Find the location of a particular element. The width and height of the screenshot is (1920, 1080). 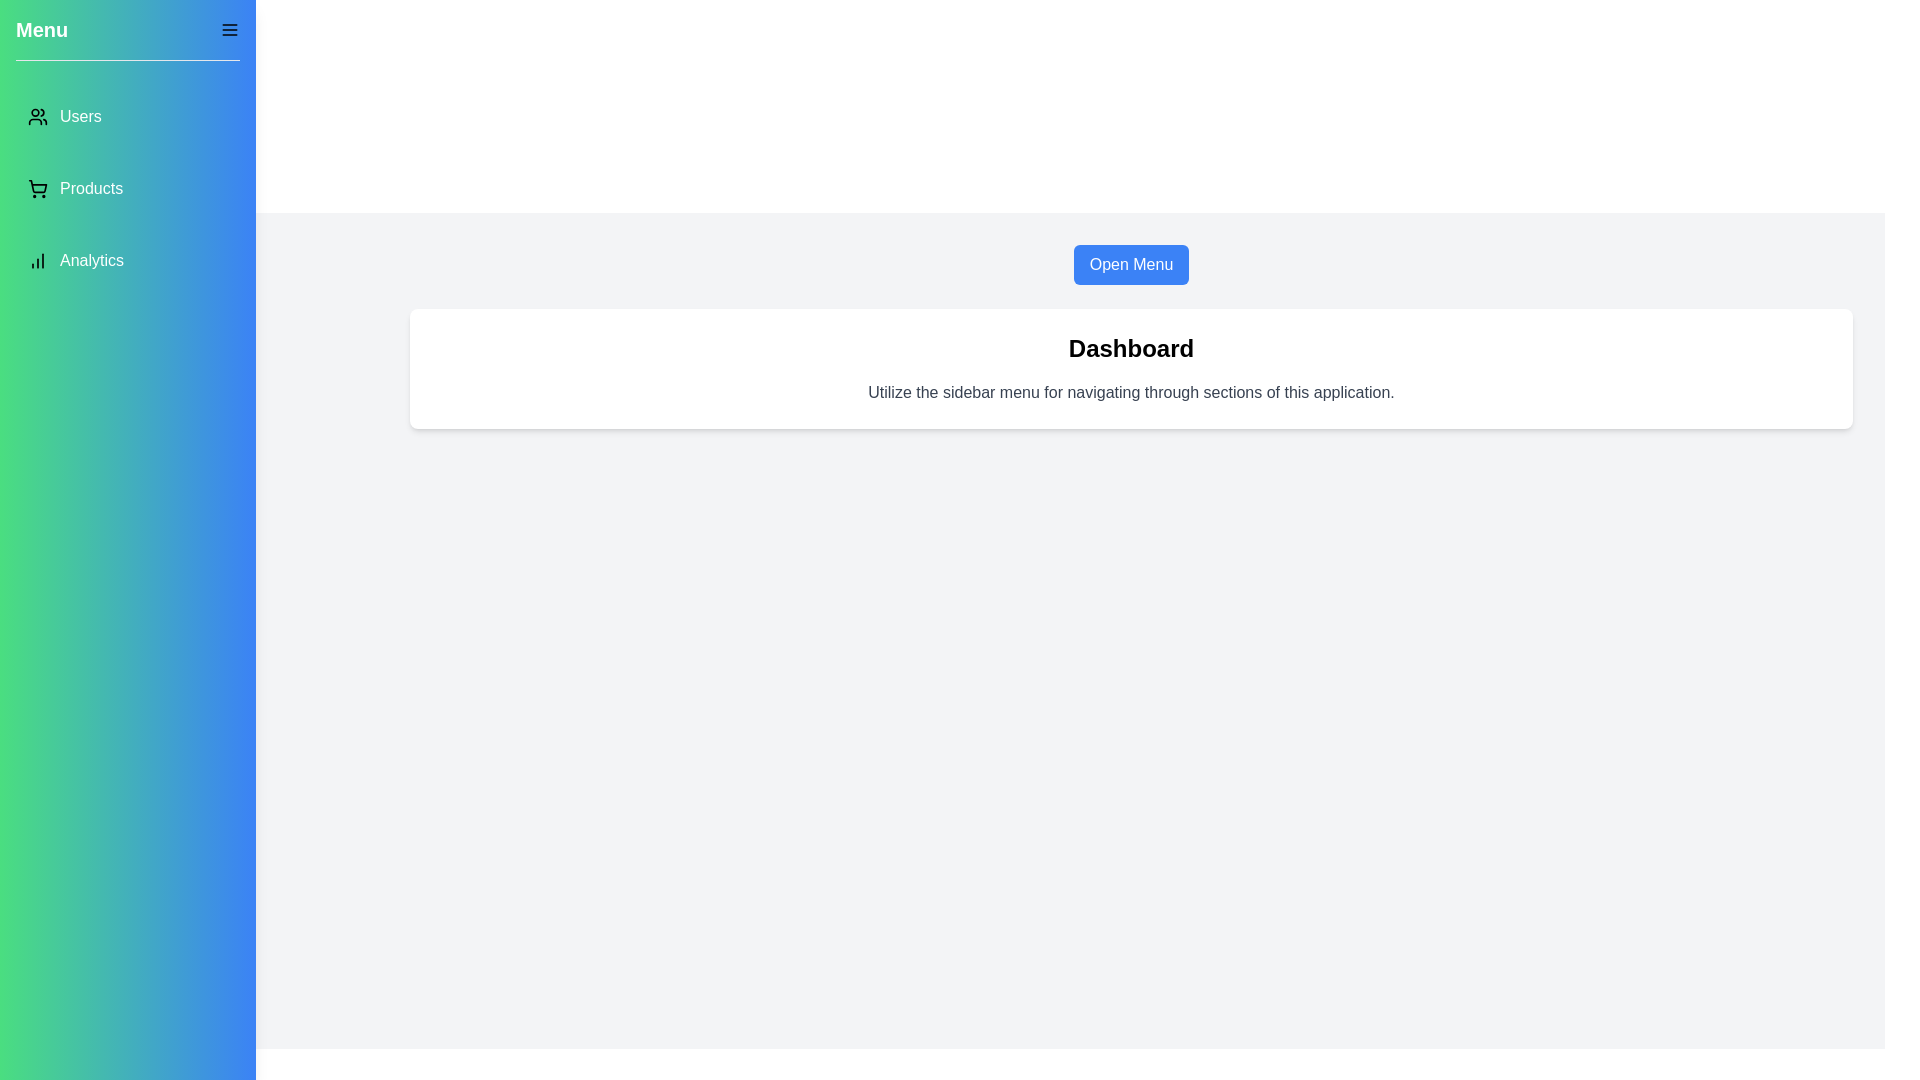

the 'Open Menu' button to open the drawer is located at coordinates (1131, 264).